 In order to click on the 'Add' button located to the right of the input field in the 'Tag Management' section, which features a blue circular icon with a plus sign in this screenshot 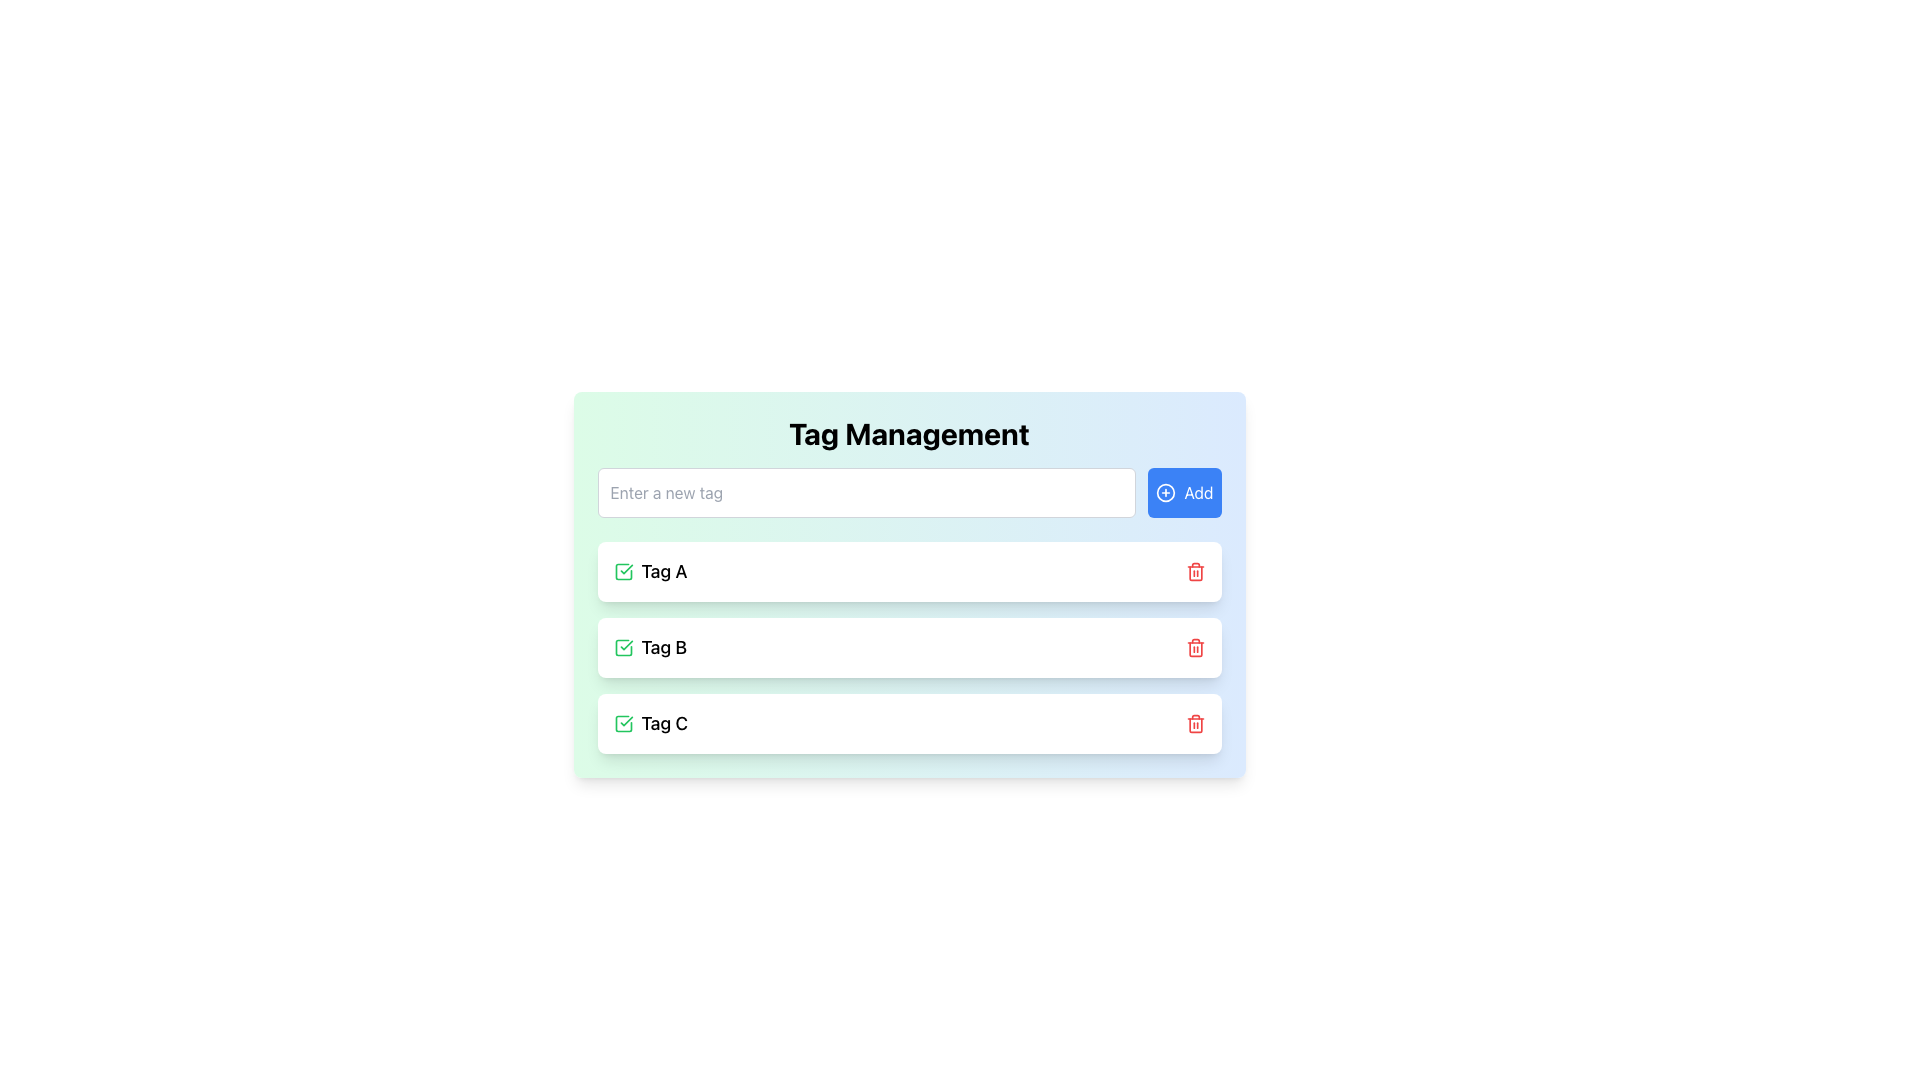, I will do `click(1166, 493)`.